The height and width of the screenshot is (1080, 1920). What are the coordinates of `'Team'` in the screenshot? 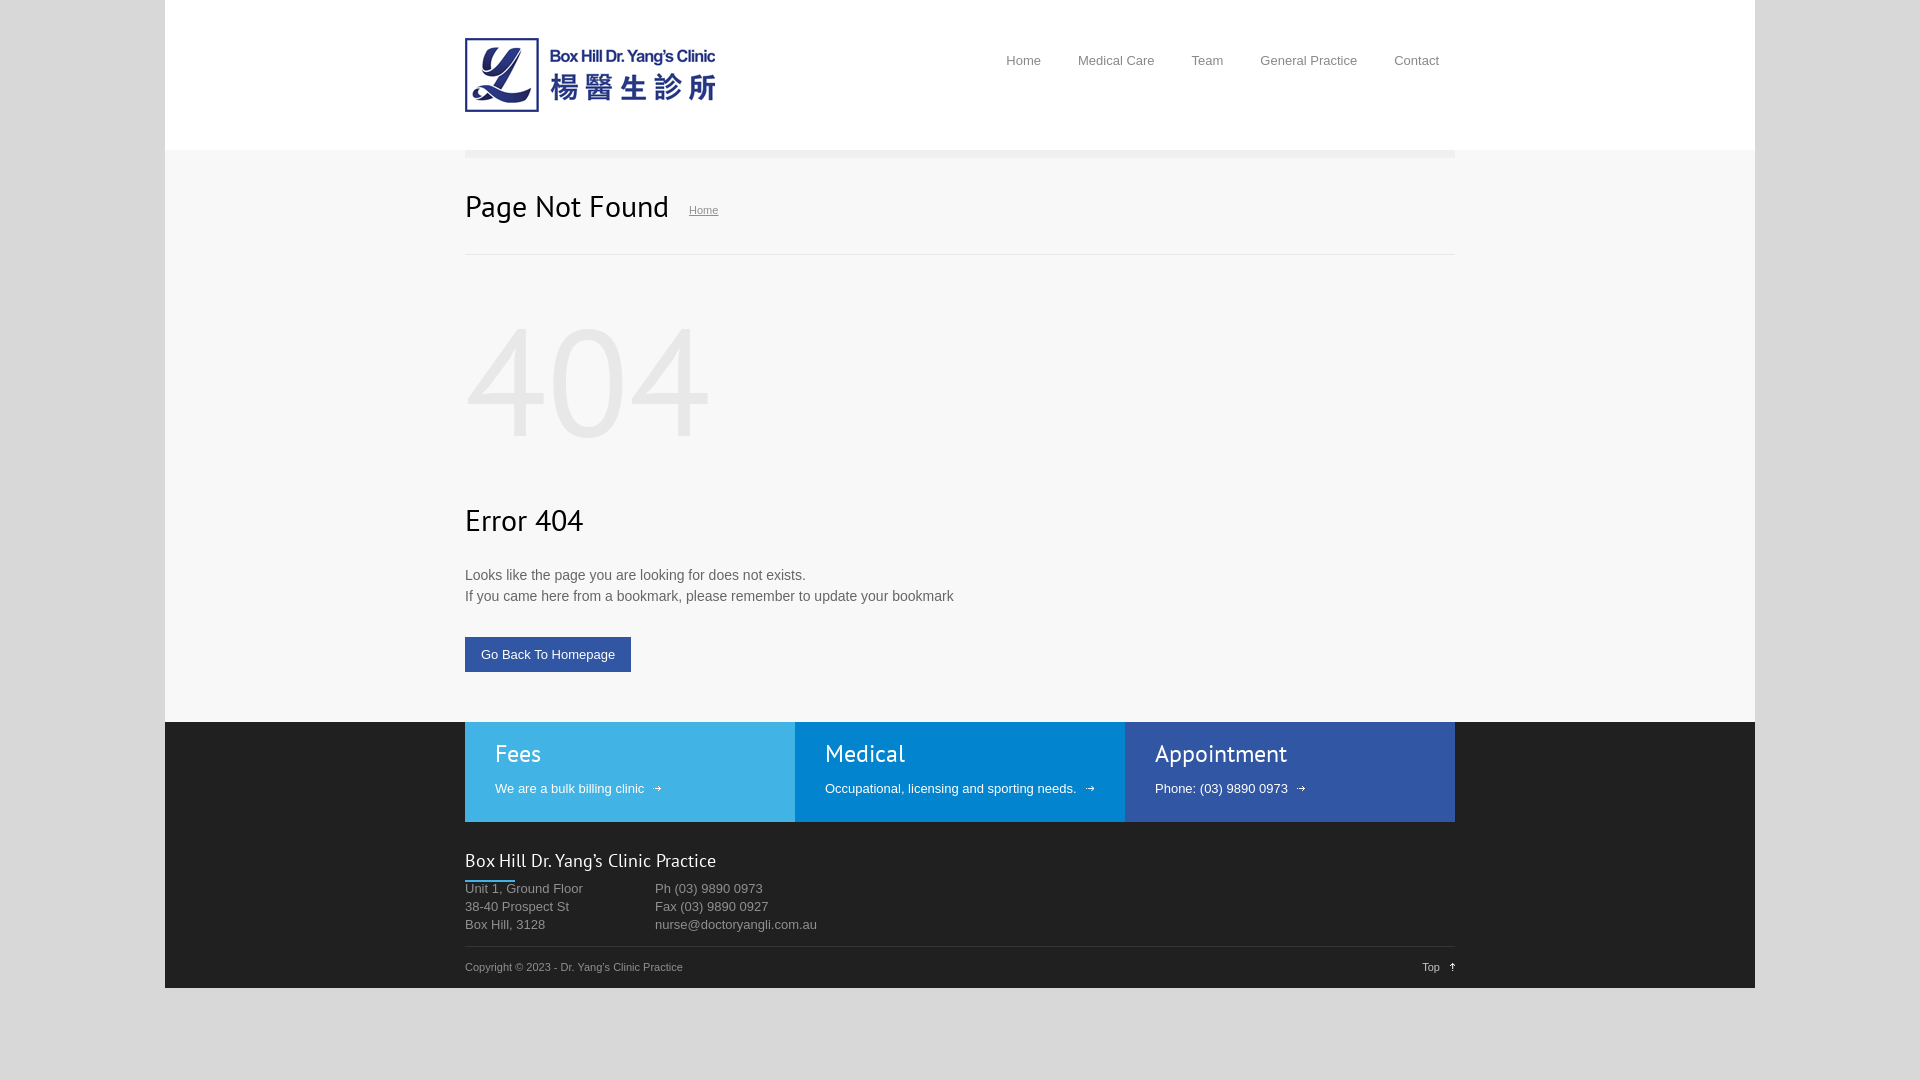 It's located at (1207, 59).